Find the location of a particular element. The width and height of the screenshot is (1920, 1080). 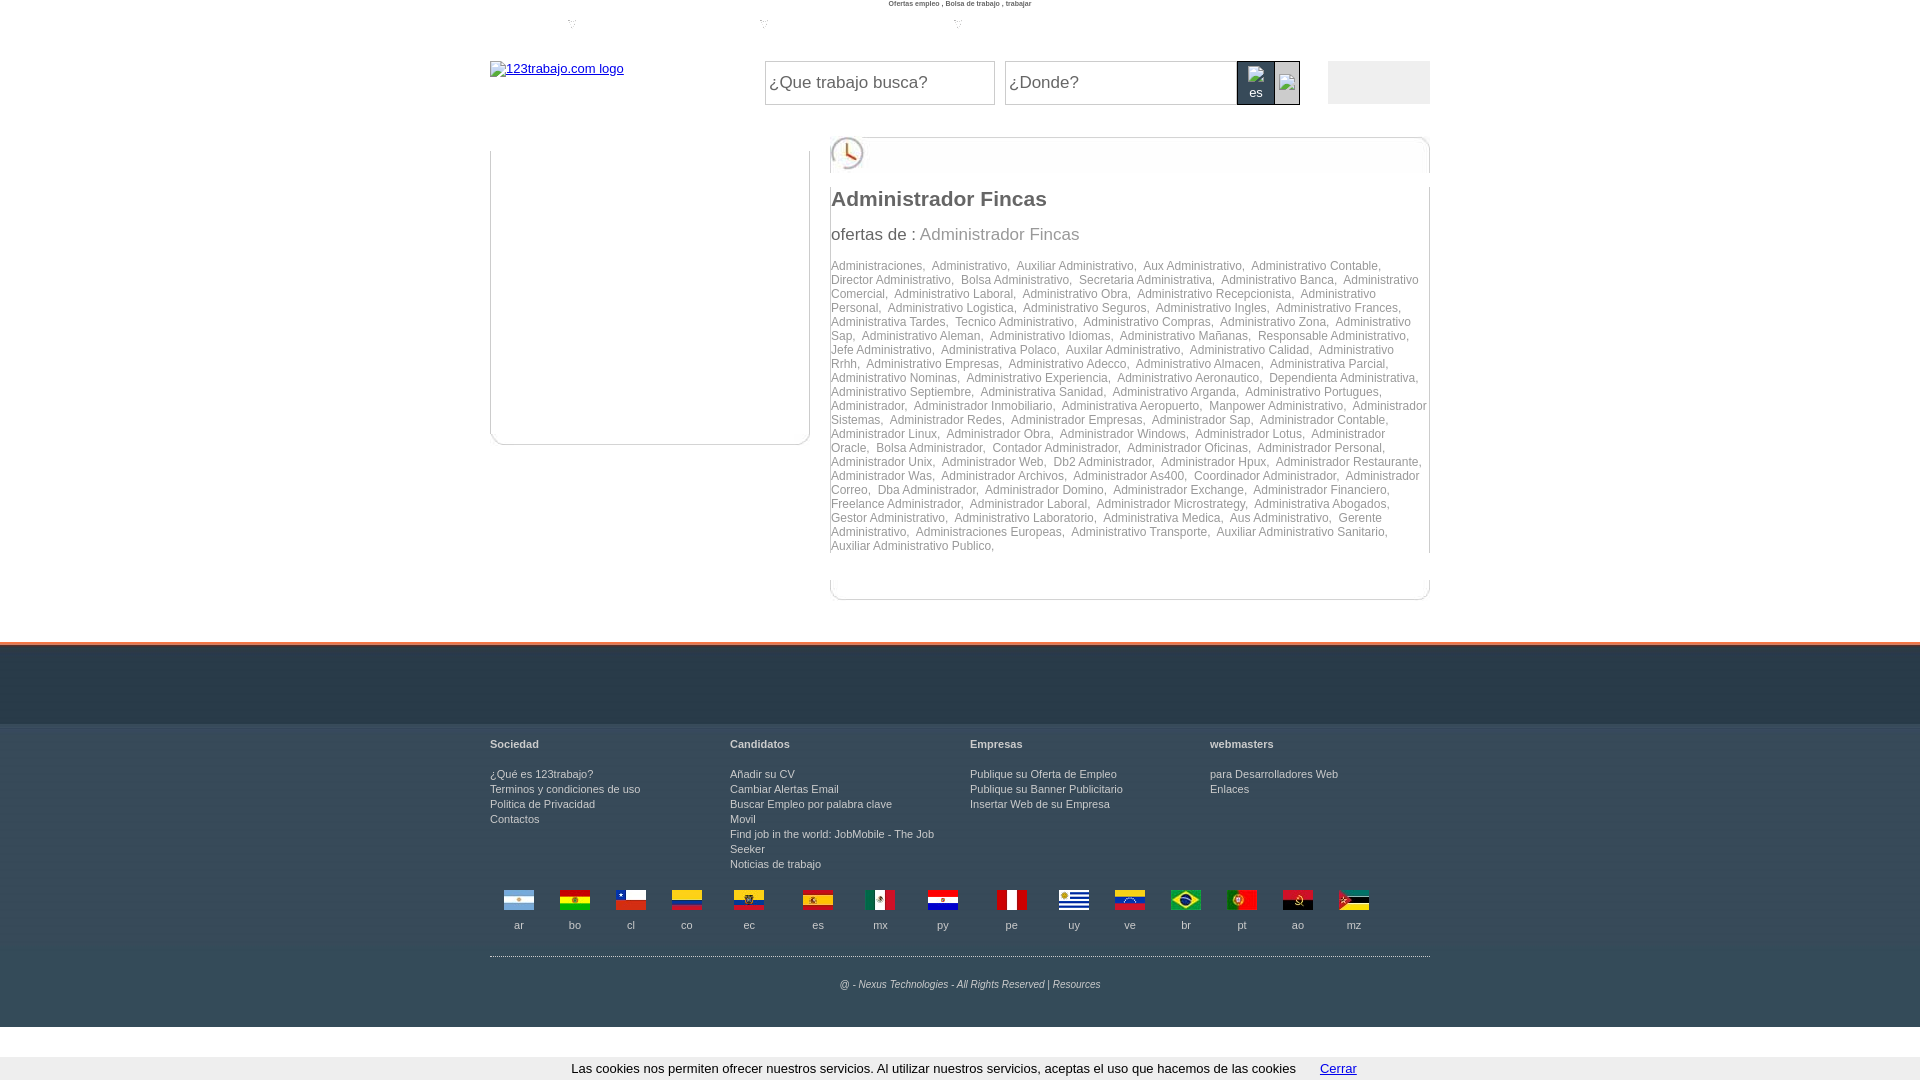

'para Desarrolladores Web' is located at coordinates (1272, 773).